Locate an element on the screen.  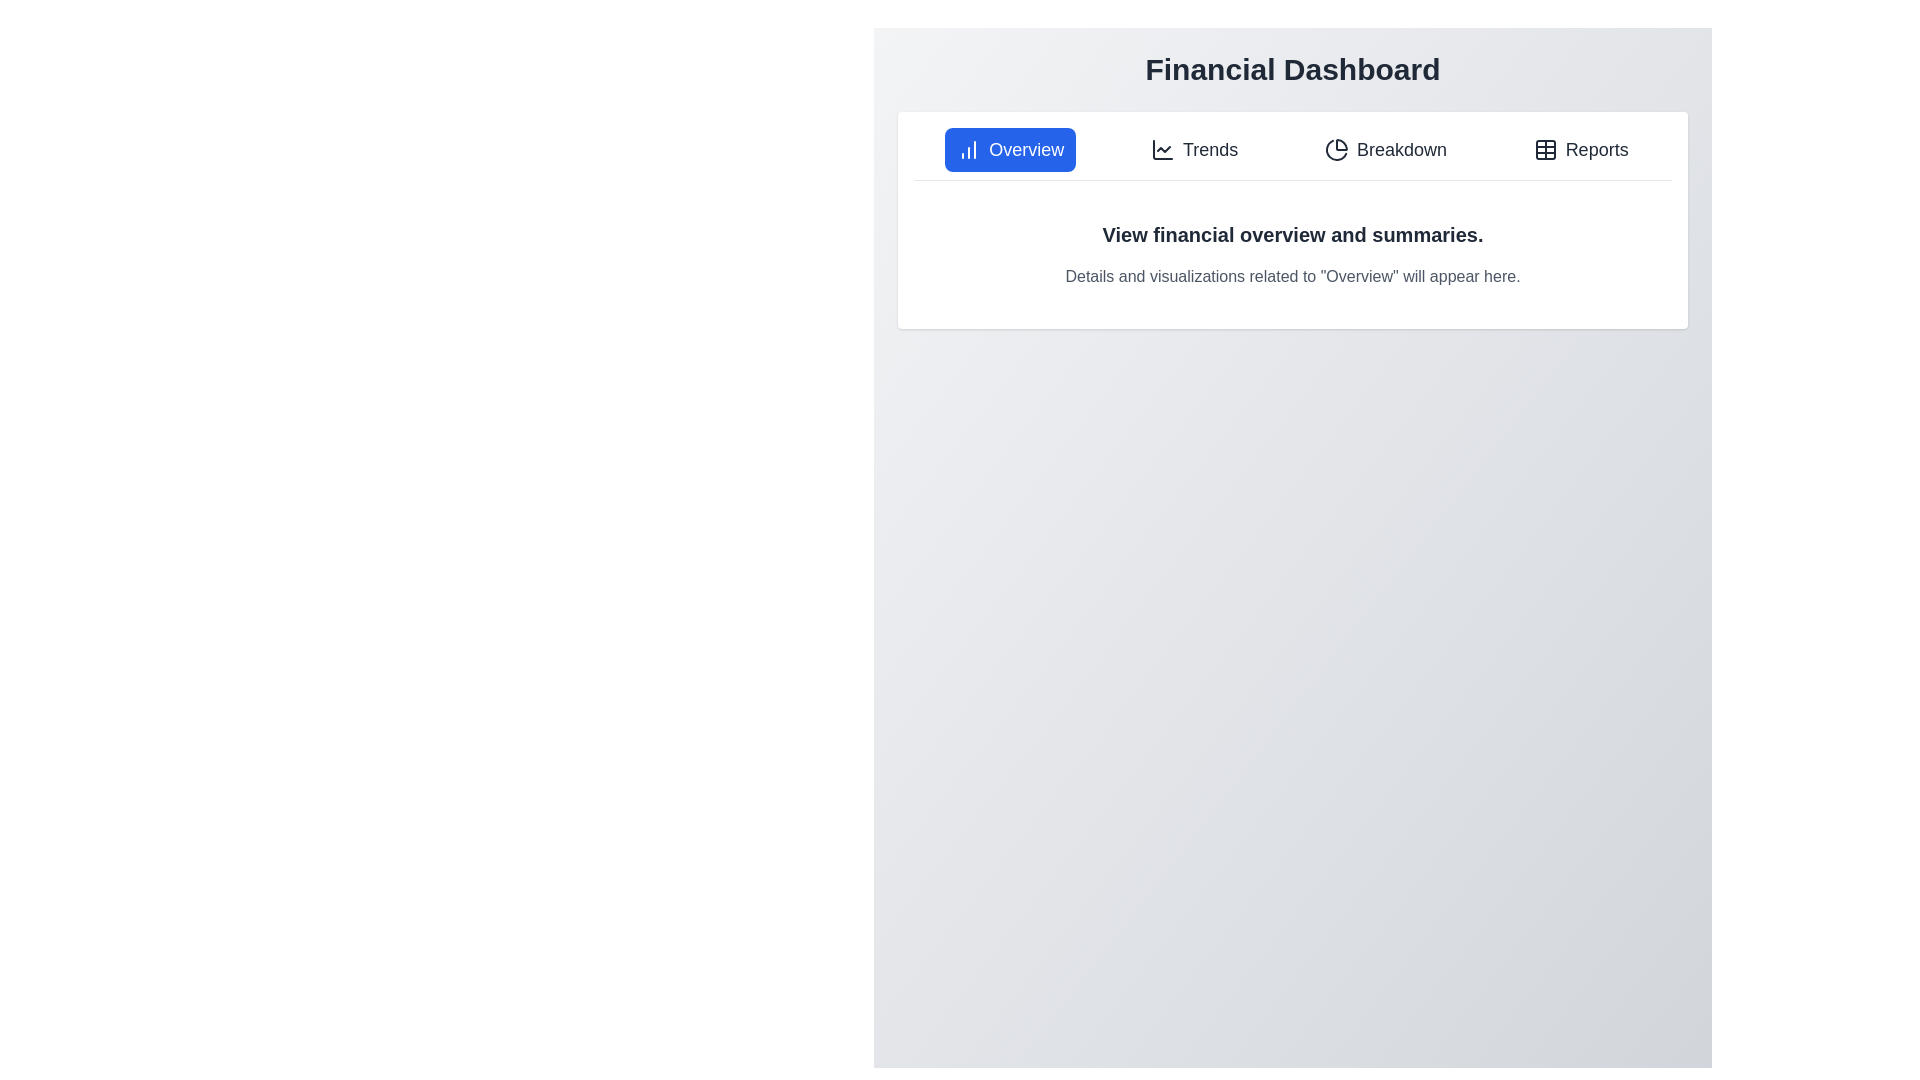
the tab labeled Trends is located at coordinates (1194, 149).